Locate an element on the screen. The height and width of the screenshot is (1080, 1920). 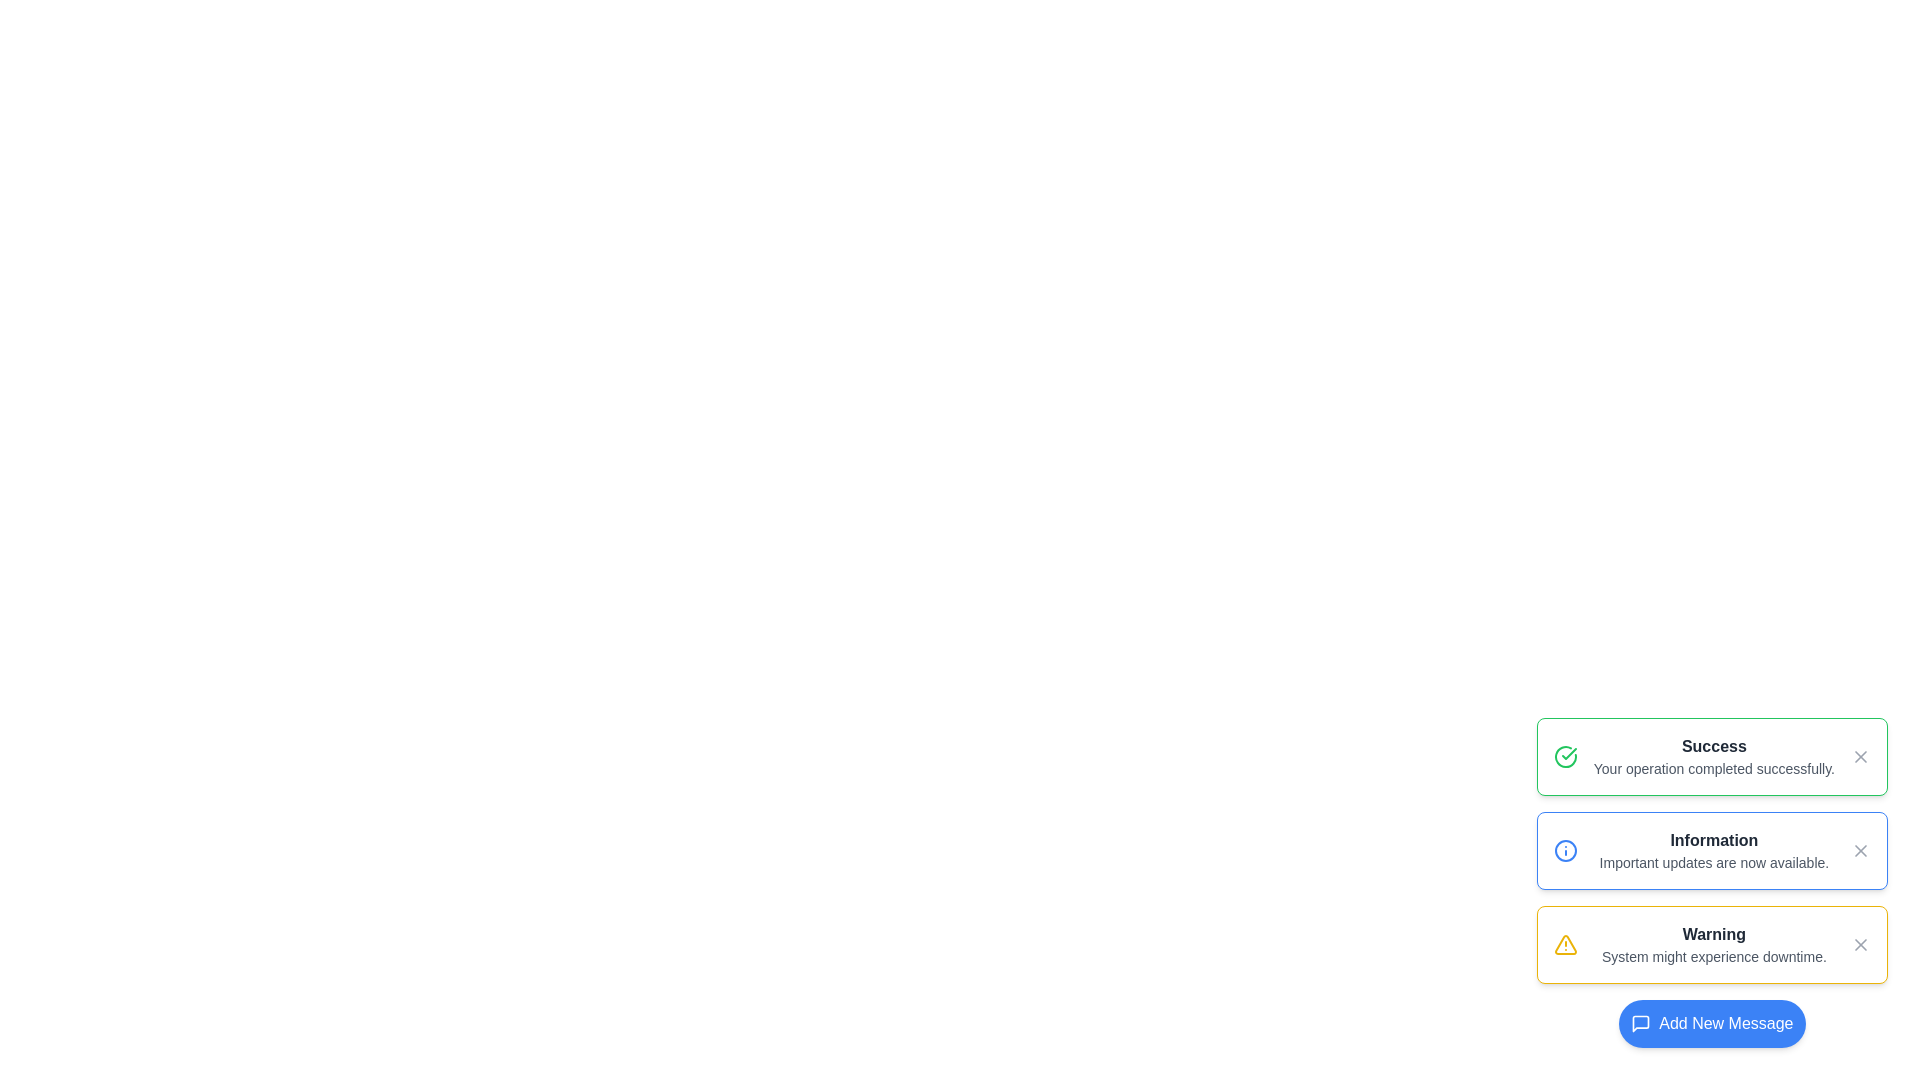
the checkmark icon within the green-bordered success notification card, which is positioned on the left side of the notification text is located at coordinates (1564, 756).